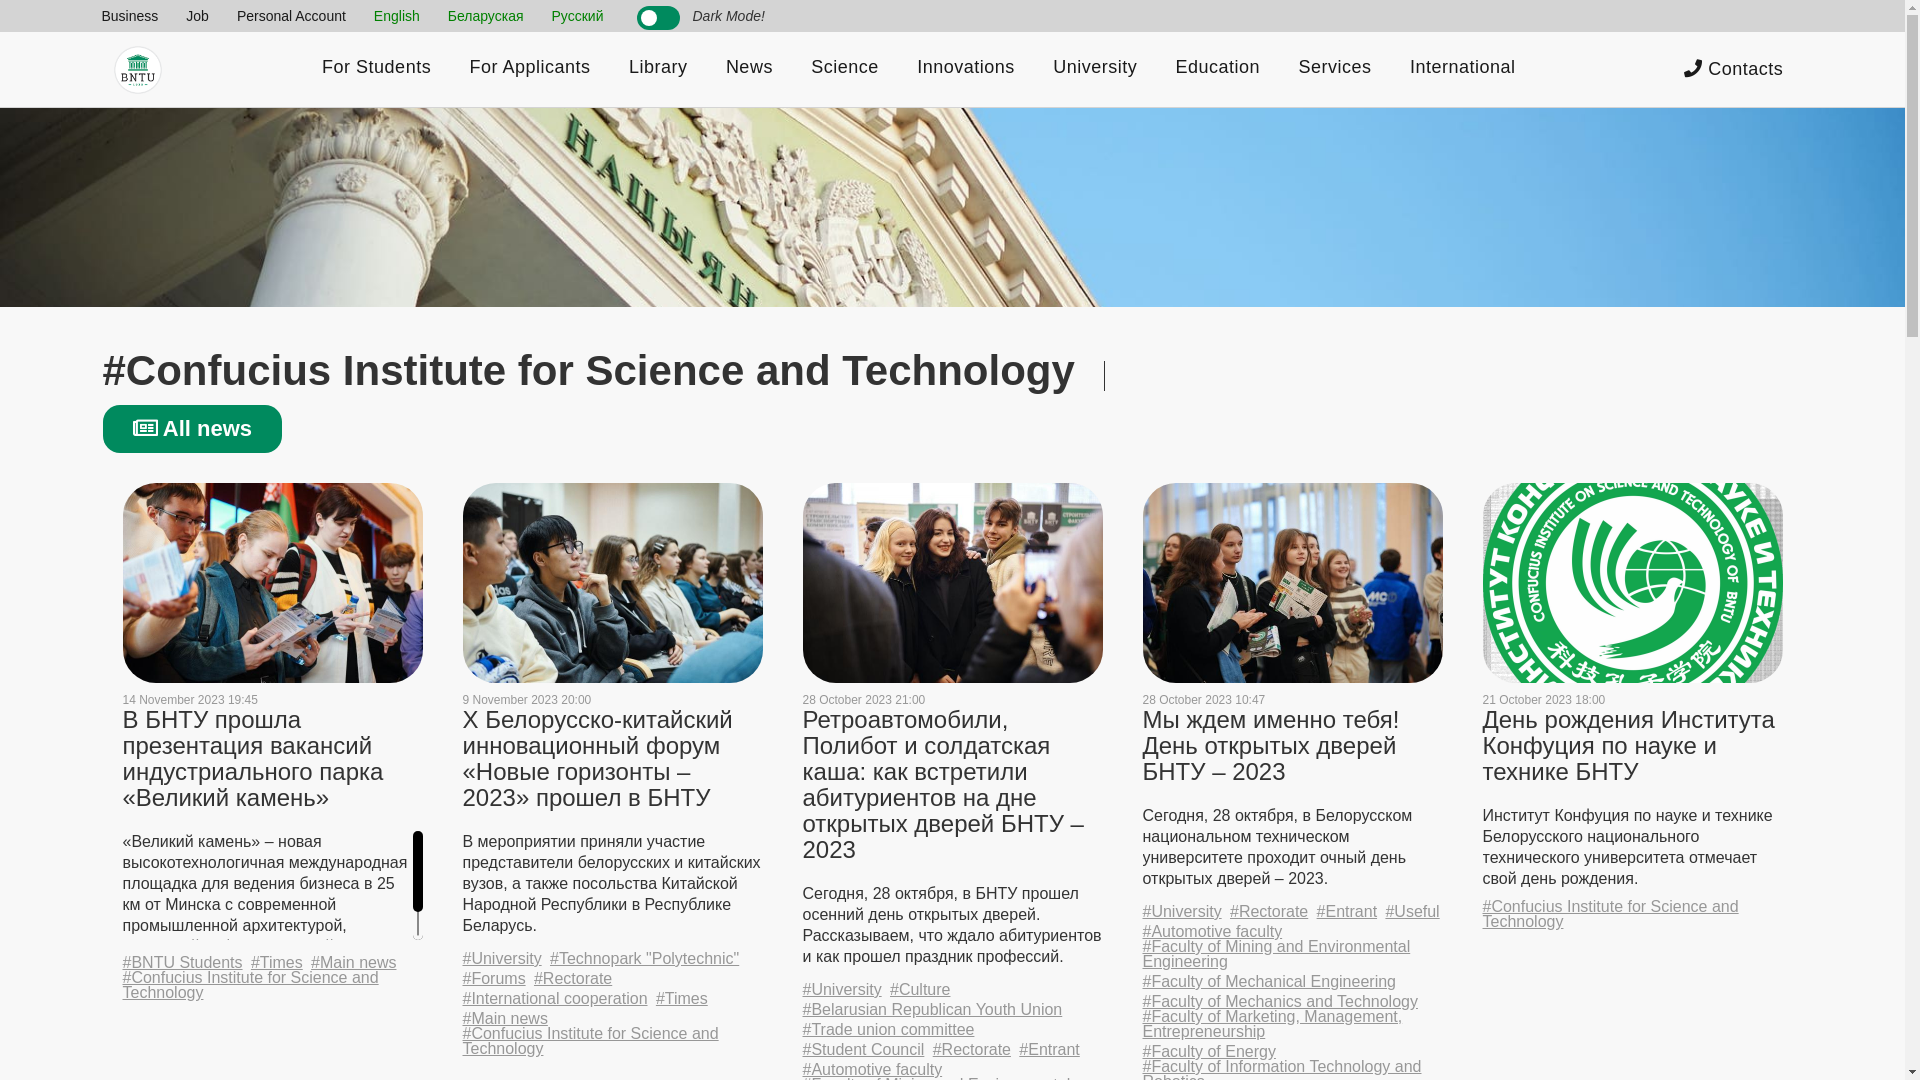 This screenshot has width=1920, height=1080. What do you see at coordinates (1278, 1001) in the screenshot?
I see `'#Faculty of Mechanics and Technology'` at bounding box center [1278, 1001].